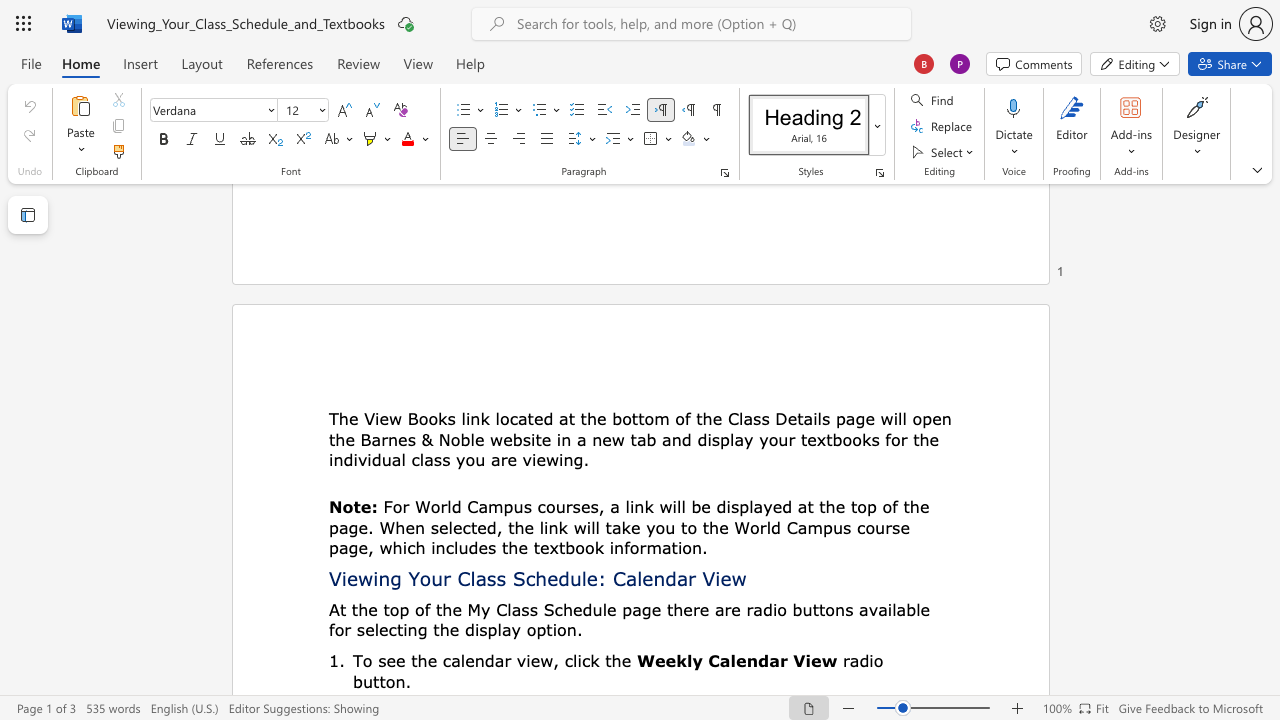 Image resolution: width=1280 pixels, height=720 pixels. What do you see at coordinates (708, 578) in the screenshot?
I see `the 2th character "V" in the text` at bounding box center [708, 578].